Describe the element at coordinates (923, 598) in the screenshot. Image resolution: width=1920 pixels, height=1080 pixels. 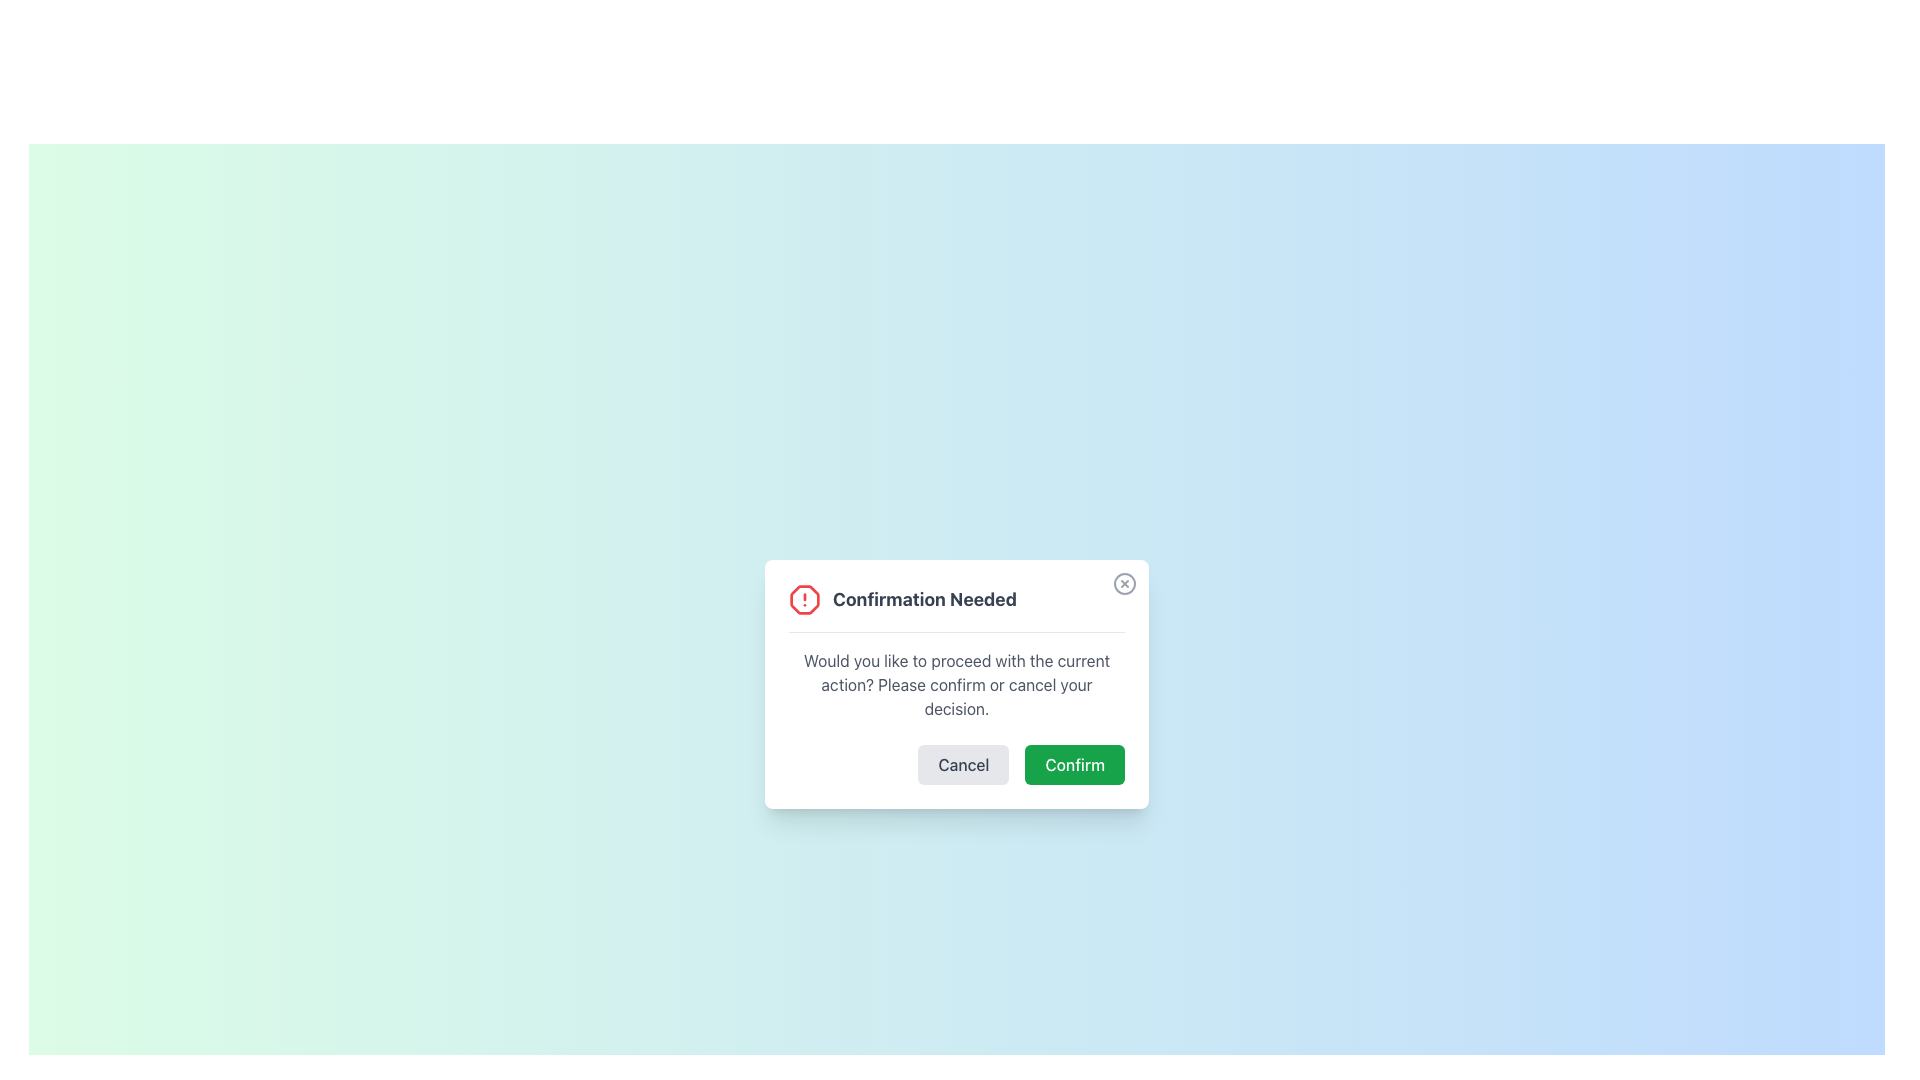
I see `the Text Label that serves as the header of the confirmation dialog, located immediately to the right of a red alert icon` at that location.